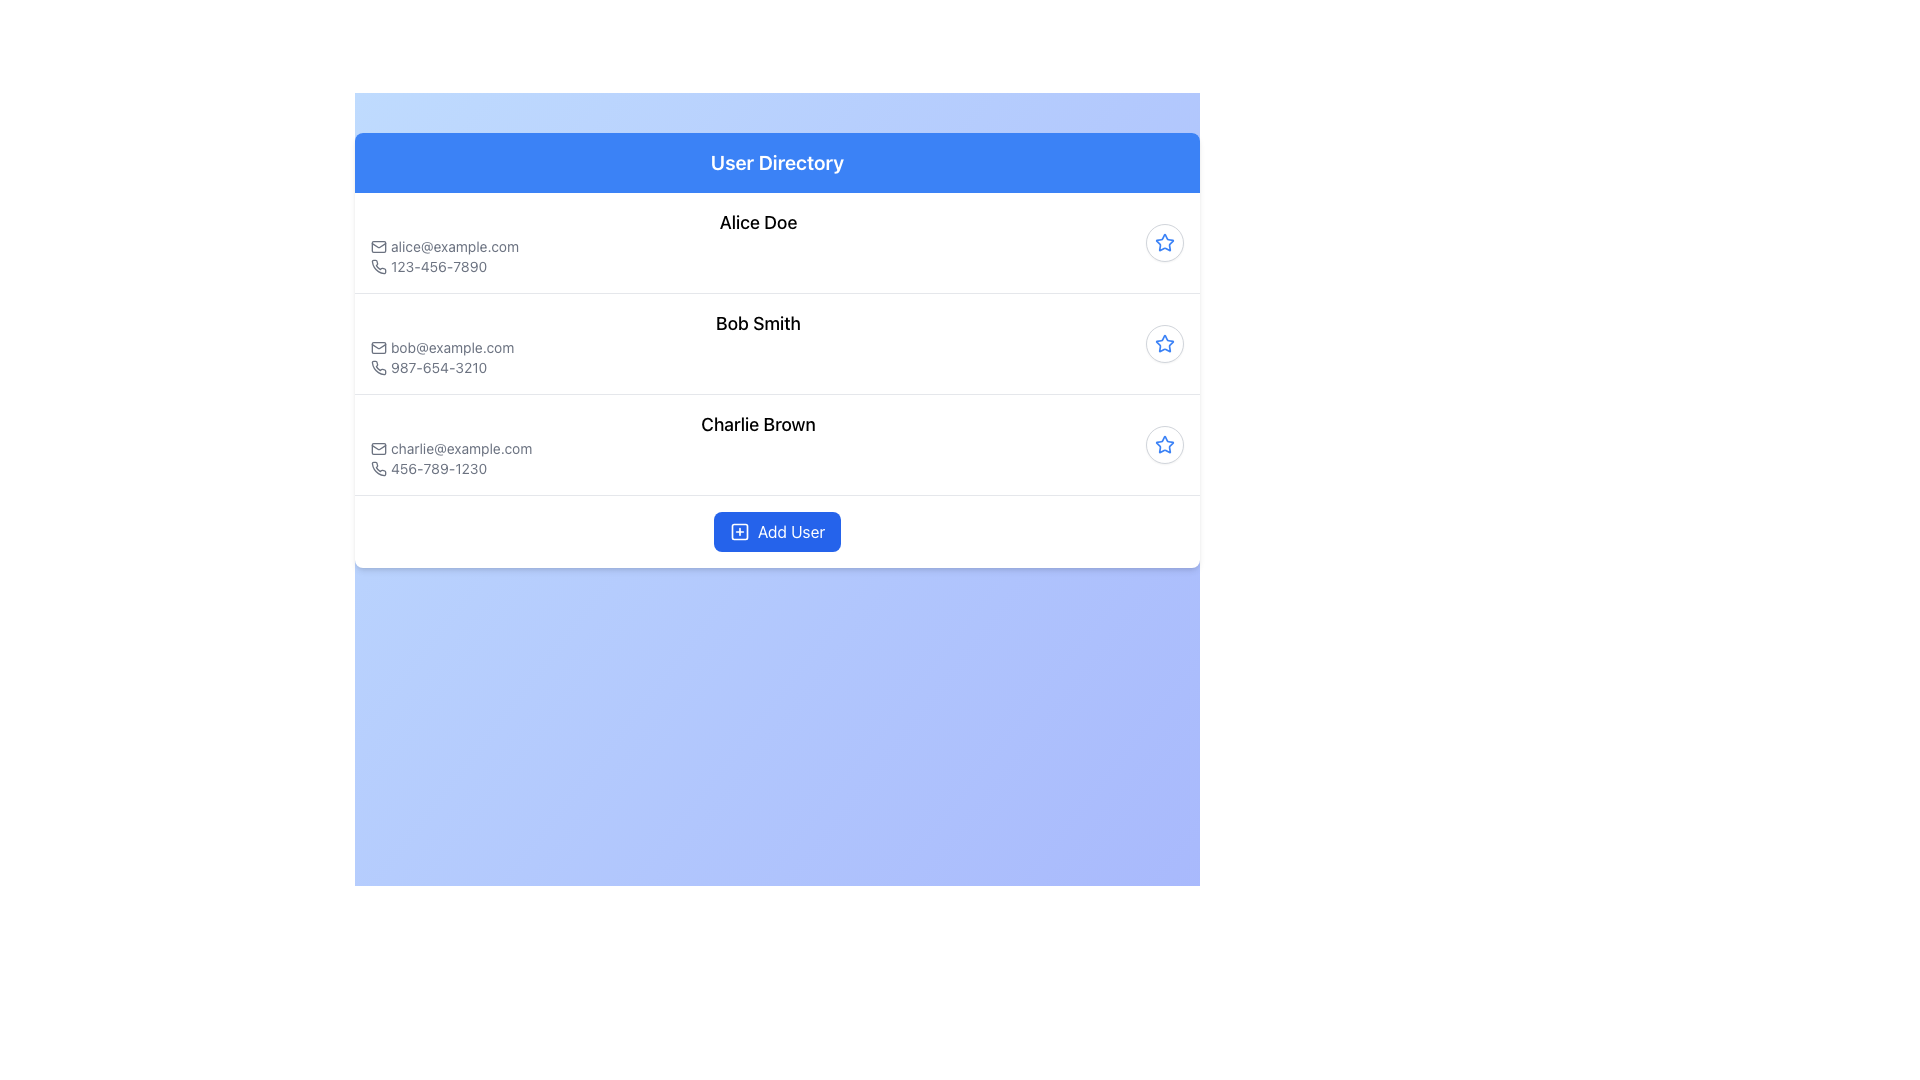 Image resolution: width=1920 pixels, height=1080 pixels. What do you see at coordinates (776, 531) in the screenshot?
I see `the button that adds a new user to the list, located centrally at the bottom of the 'User Directory' section` at bounding box center [776, 531].